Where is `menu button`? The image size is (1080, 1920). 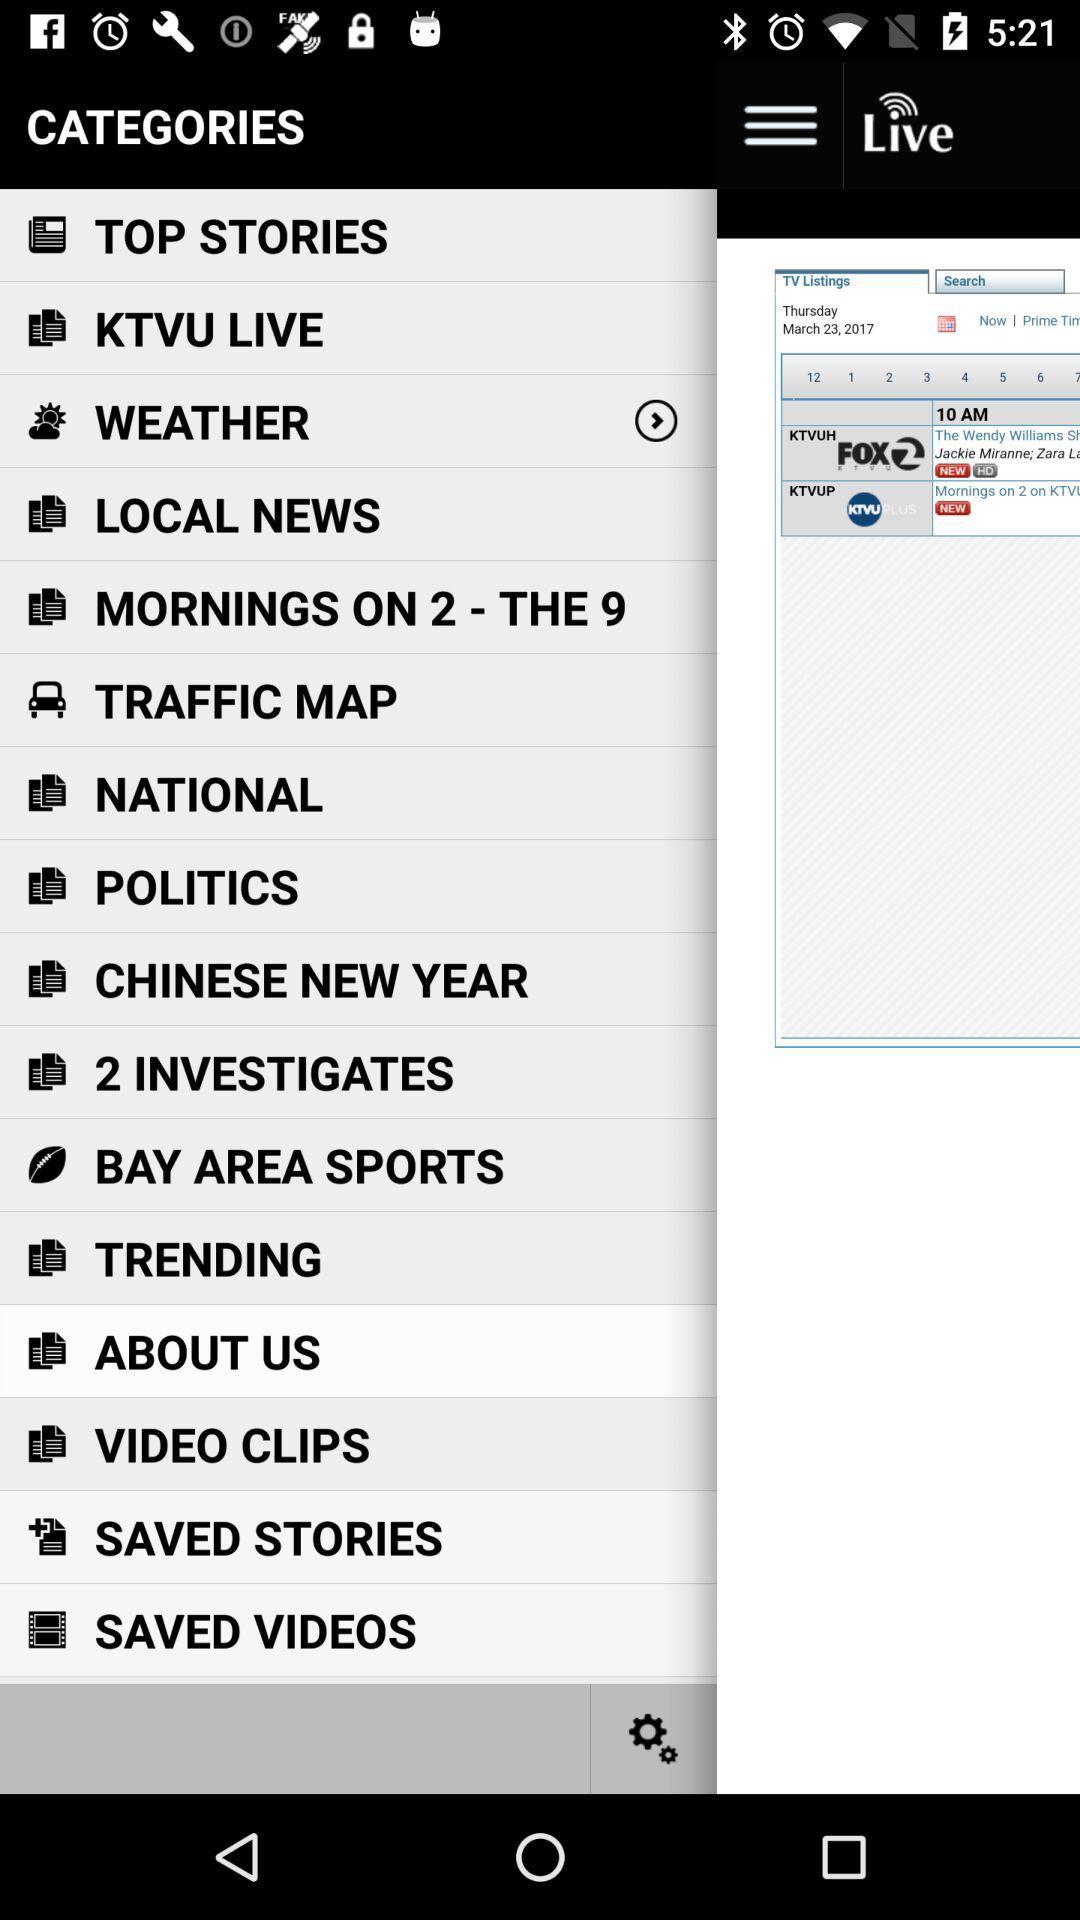
menu button is located at coordinates (778, 124).